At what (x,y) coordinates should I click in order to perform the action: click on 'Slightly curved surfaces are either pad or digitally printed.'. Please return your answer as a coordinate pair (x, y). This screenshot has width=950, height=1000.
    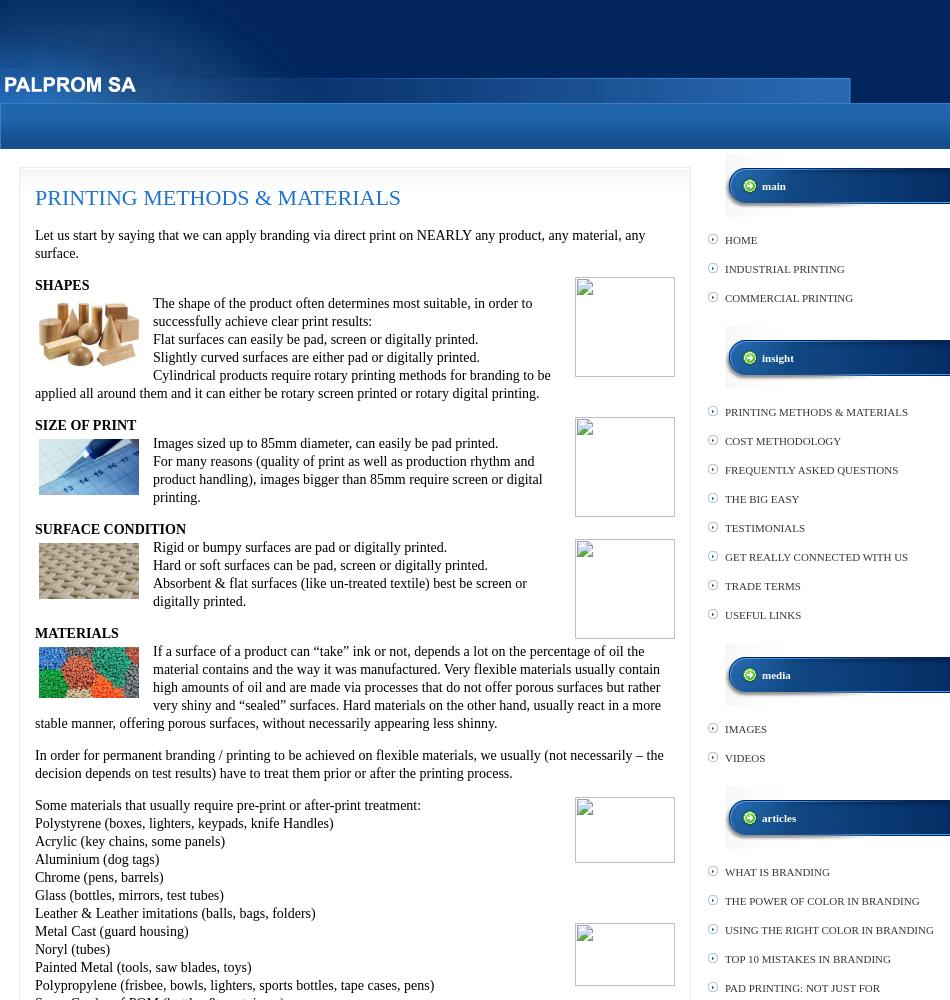
    Looking at the image, I should click on (314, 356).